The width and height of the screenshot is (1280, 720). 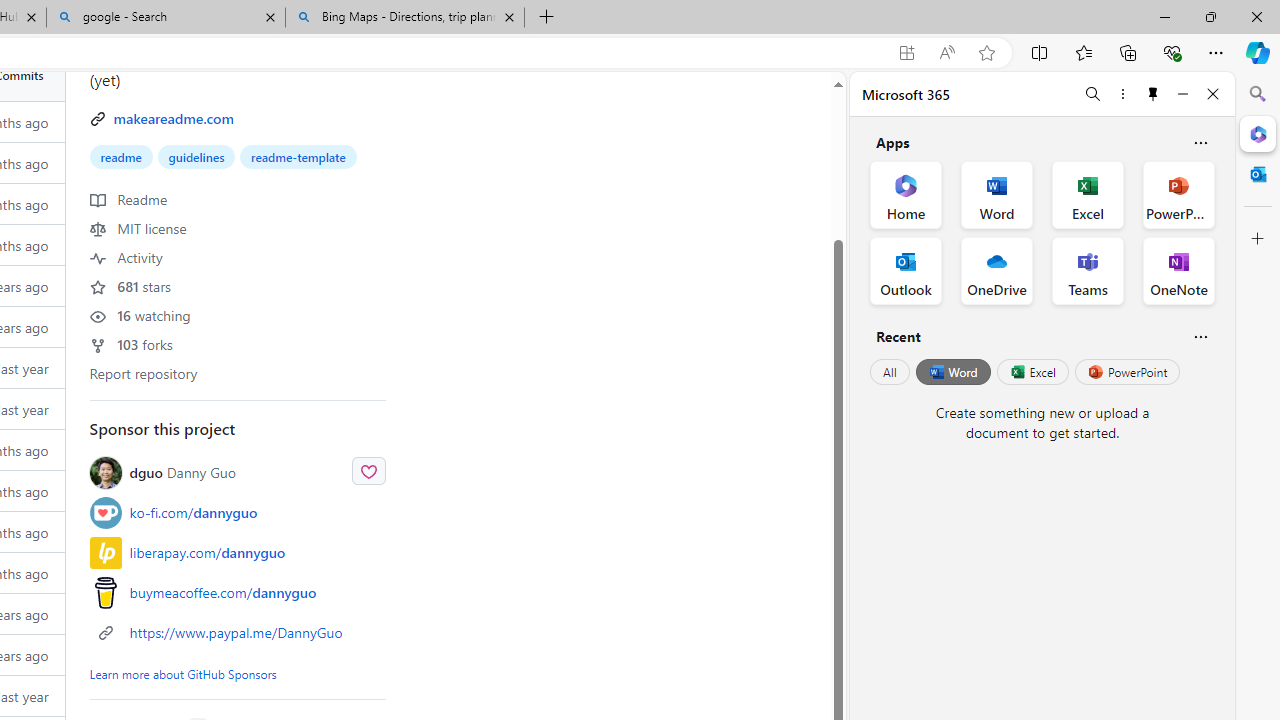 I want to click on 'Report repository', so click(x=143, y=372).